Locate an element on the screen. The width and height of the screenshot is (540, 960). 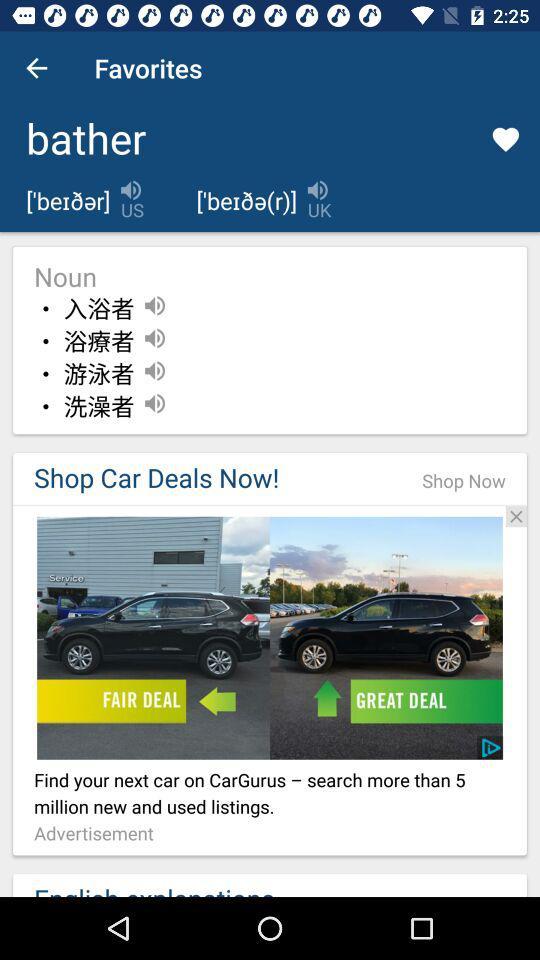
the text which is above the text advertisement is located at coordinates (270, 796).